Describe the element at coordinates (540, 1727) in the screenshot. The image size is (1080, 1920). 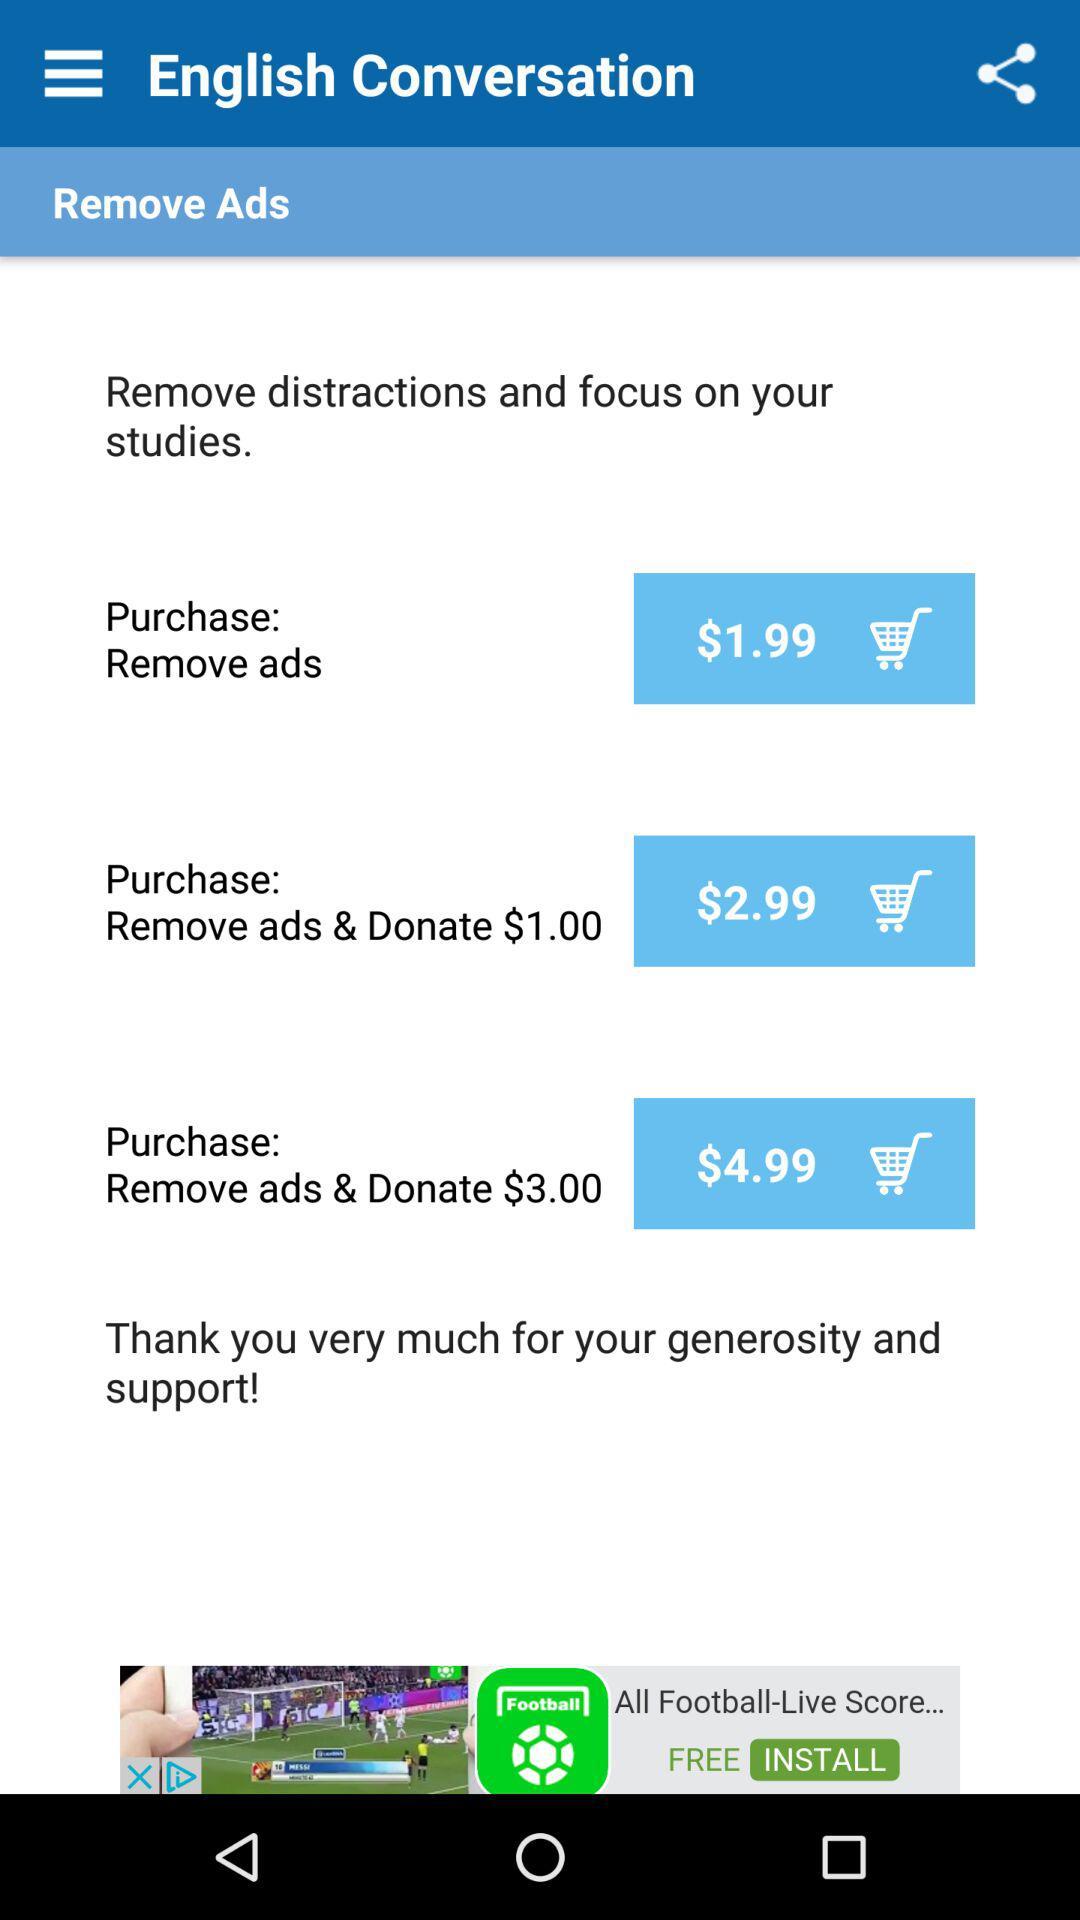
I see `click on this advertisement` at that location.